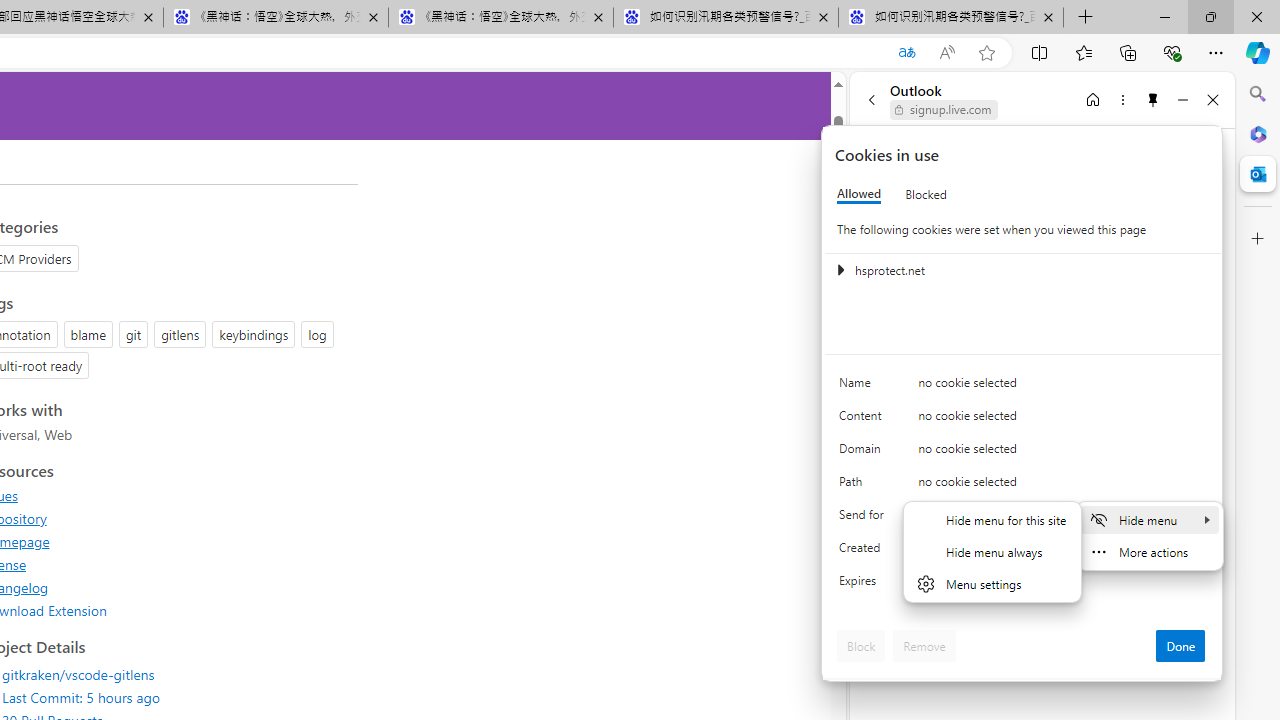 This screenshot has height=720, width=1280. What do you see at coordinates (859, 194) in the screenshot?
I see `'Allowed'` at bounding box center [859, 194].